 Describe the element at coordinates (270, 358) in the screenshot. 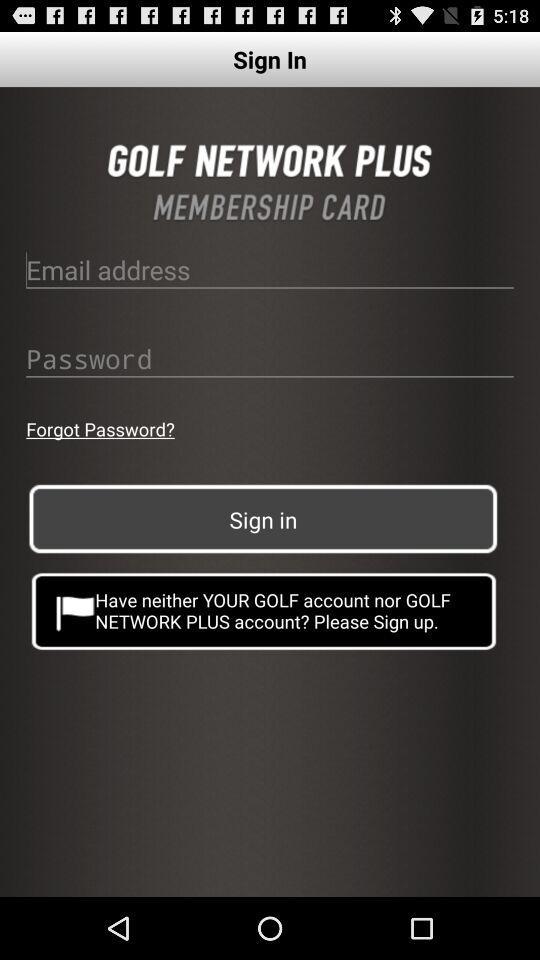

I see `area to input password` at that location.